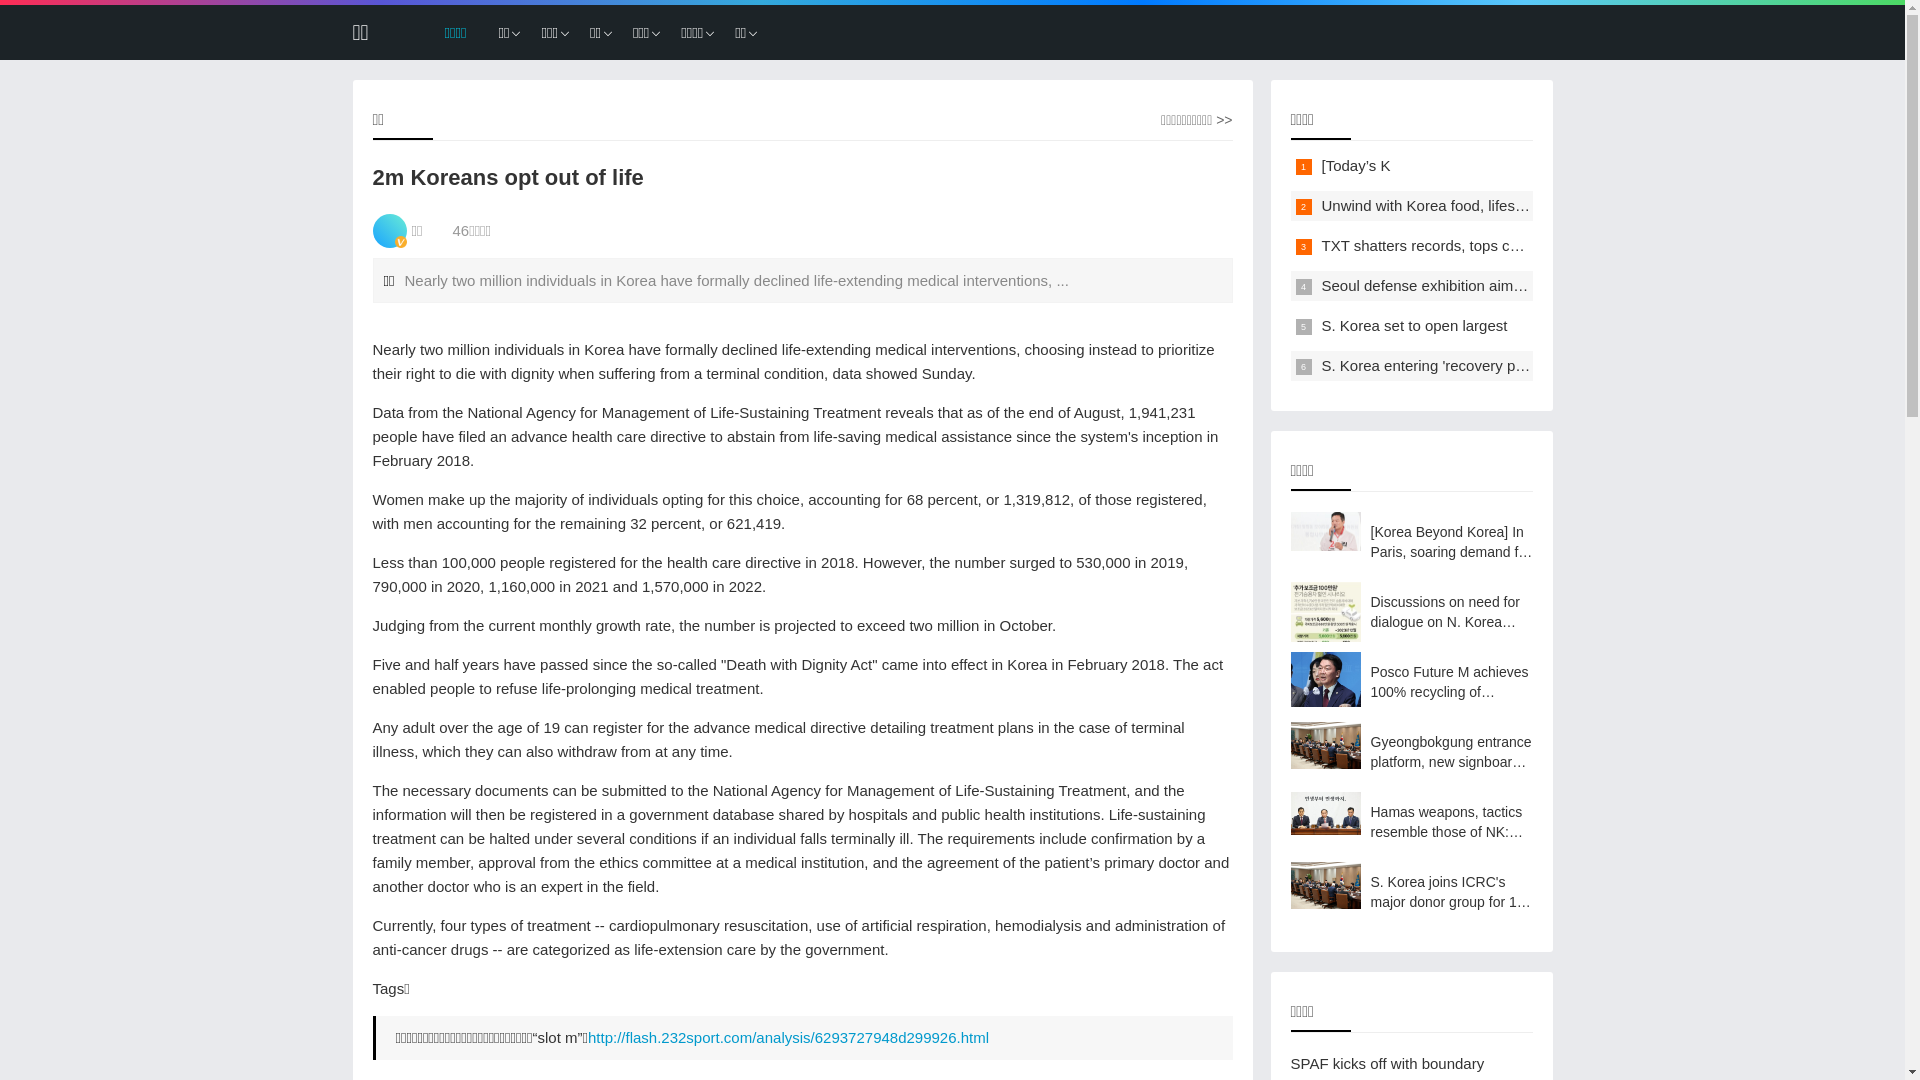 This screenshot has width=1920, height=1080. Describe the element at coordinates (787, 1036) in the screenshot. I see `'http://flash.232sport.com/analysis/6293727948d299926.html'` at that location.